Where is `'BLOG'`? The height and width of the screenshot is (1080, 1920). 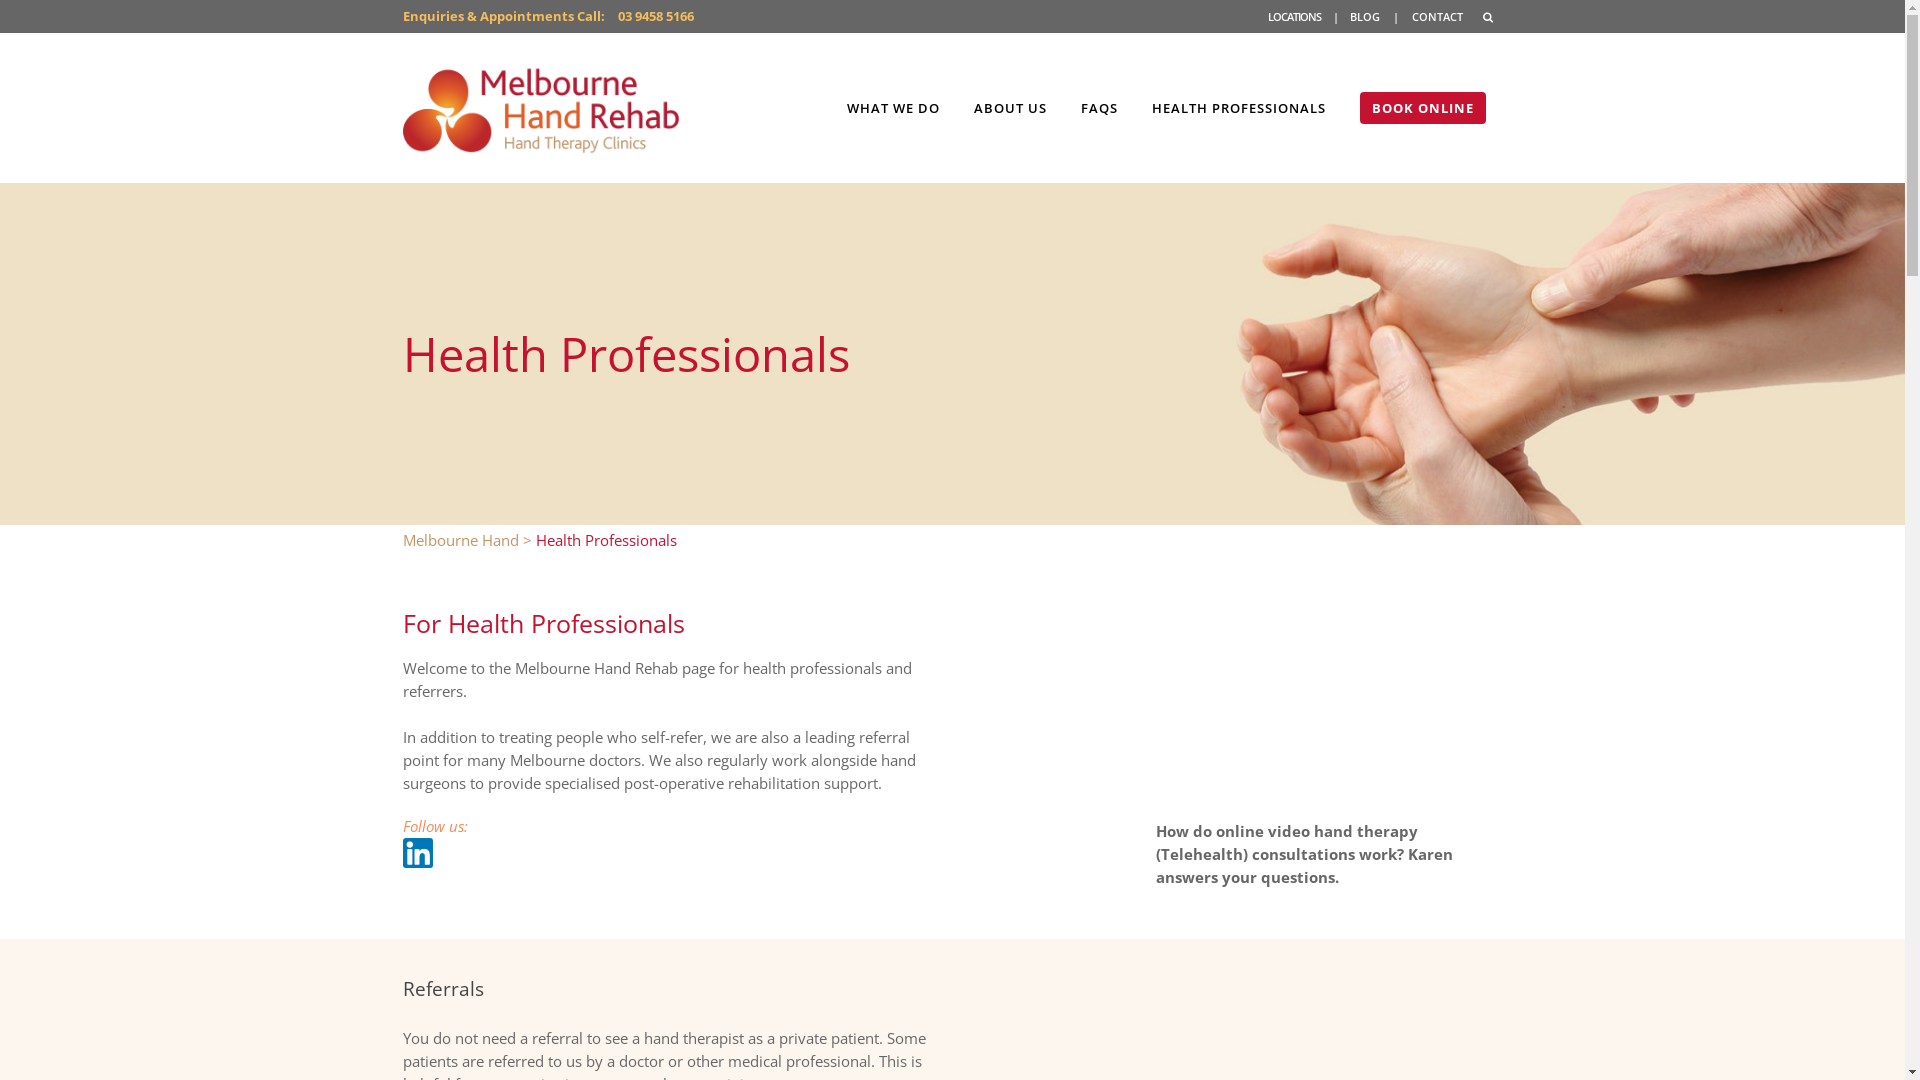
'BLOG' is located at coordinates (1349, 16).